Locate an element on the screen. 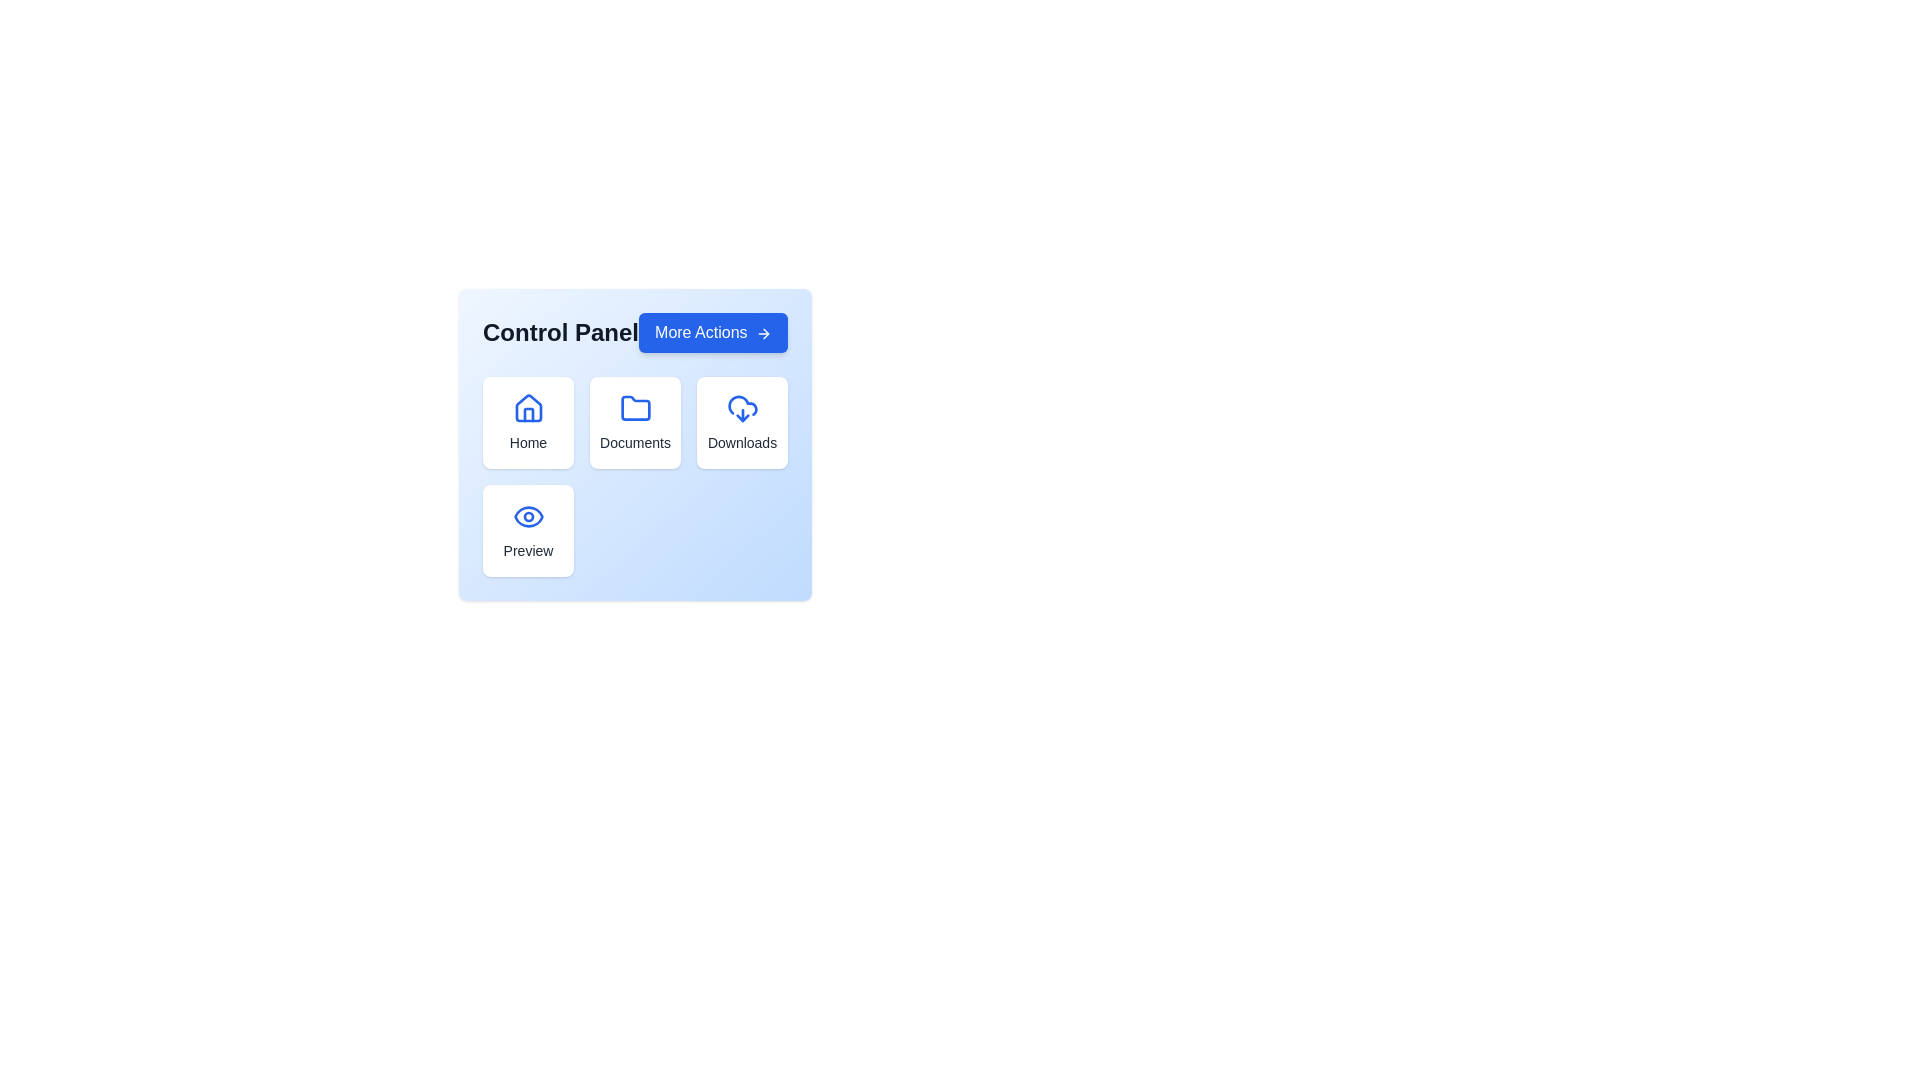 The height and width of the screenshot is (1080, 1920). the button located at the top-right corner of the panel, adjacent to the 'Control Panel' title label is located at coordinates (713, 331).